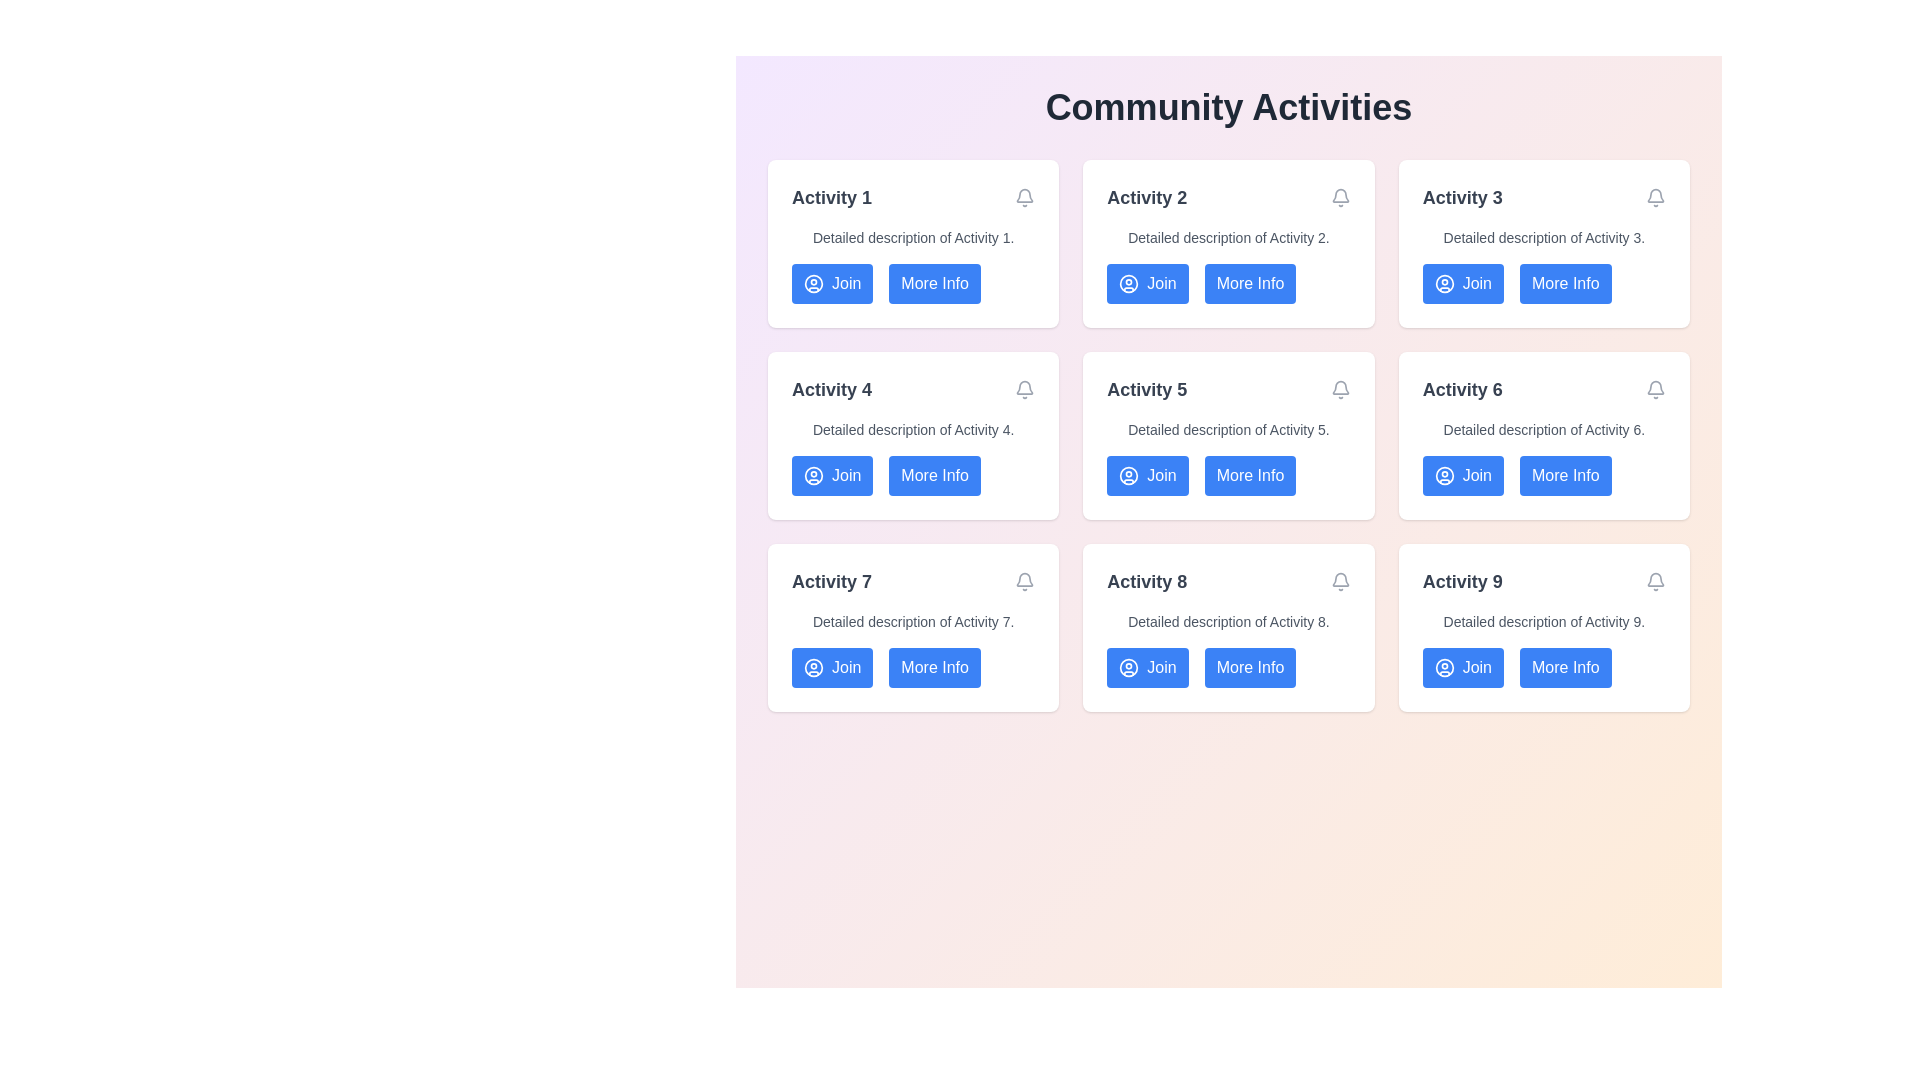 This screenshot has width=1920, height=1080. Describe the element at coordinates (1340, 582) in the screenshot. I see `the gray outlined bell icon adjacent to the label for 'Activity 8'` at that location.